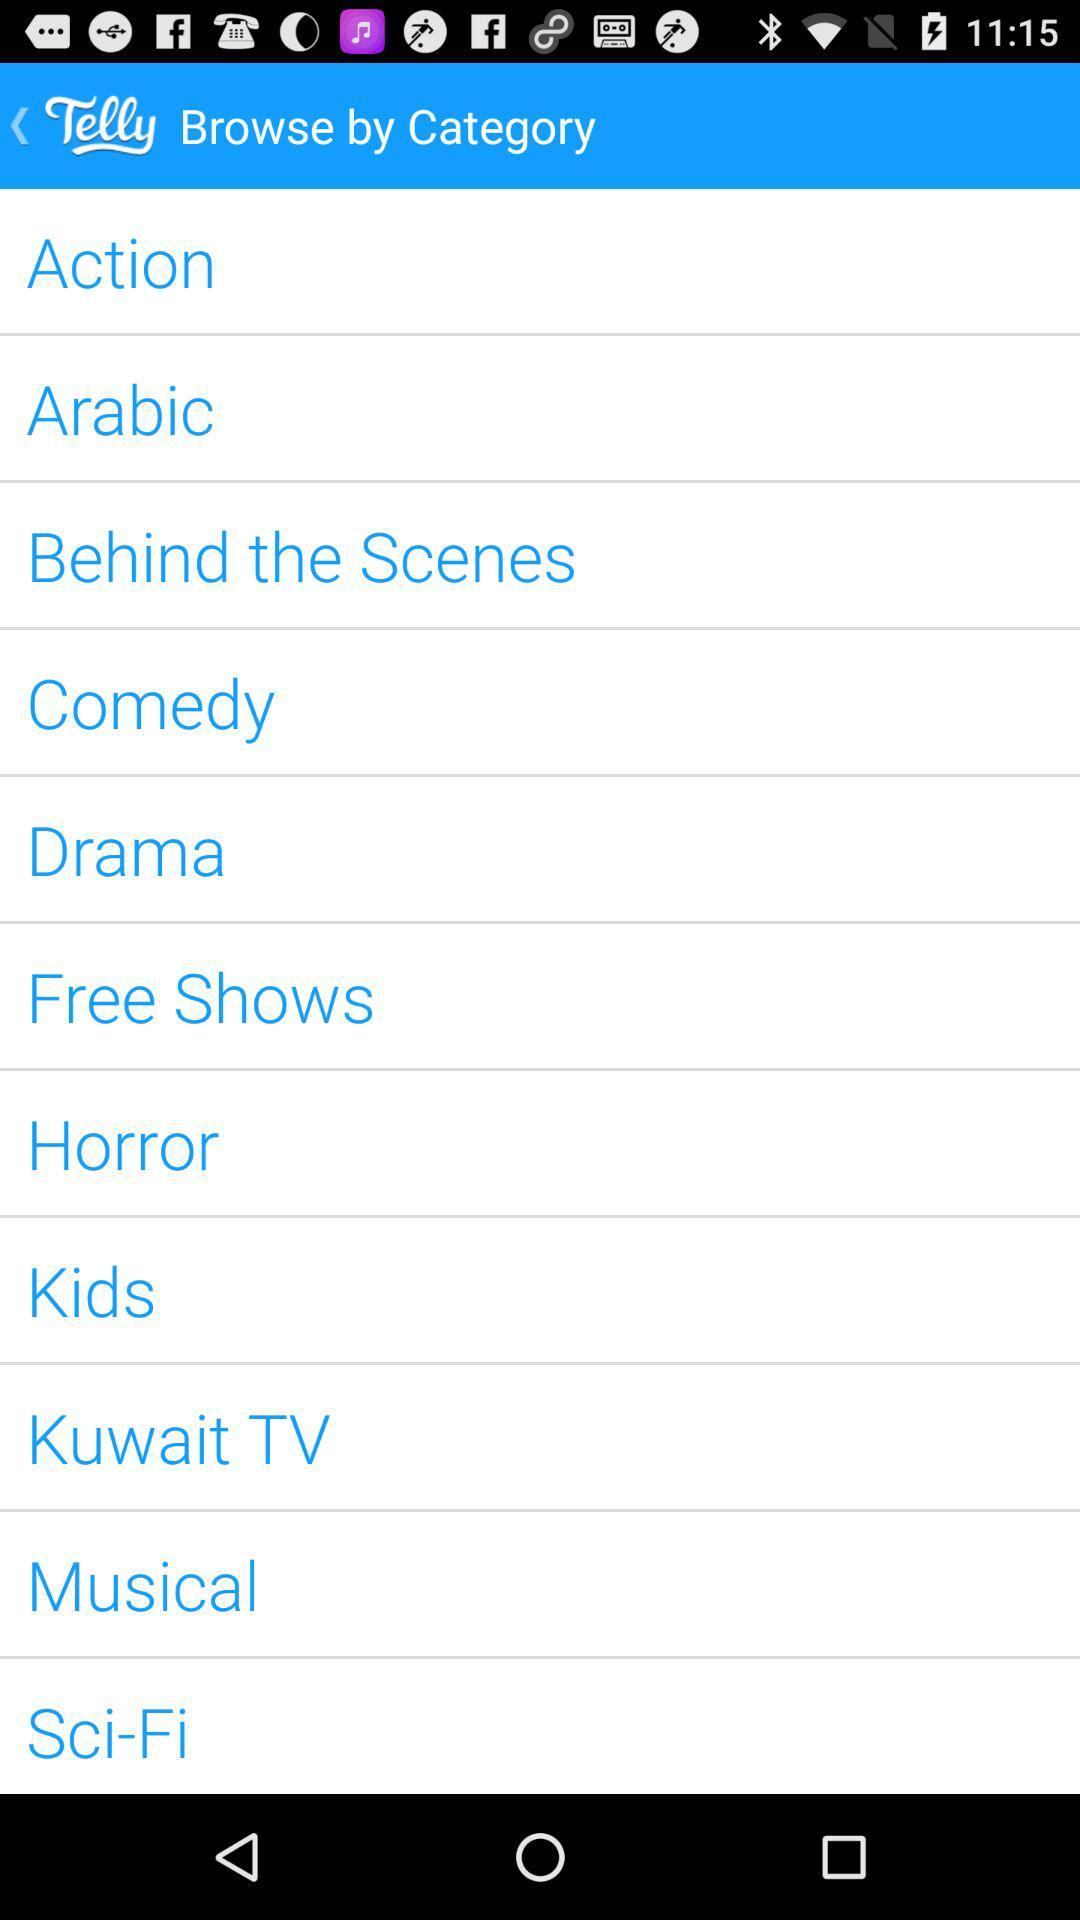 Image resolution: width=1080 pixels, height=1920 pixels. I want to click on the item below kids, so click(540, 1435).